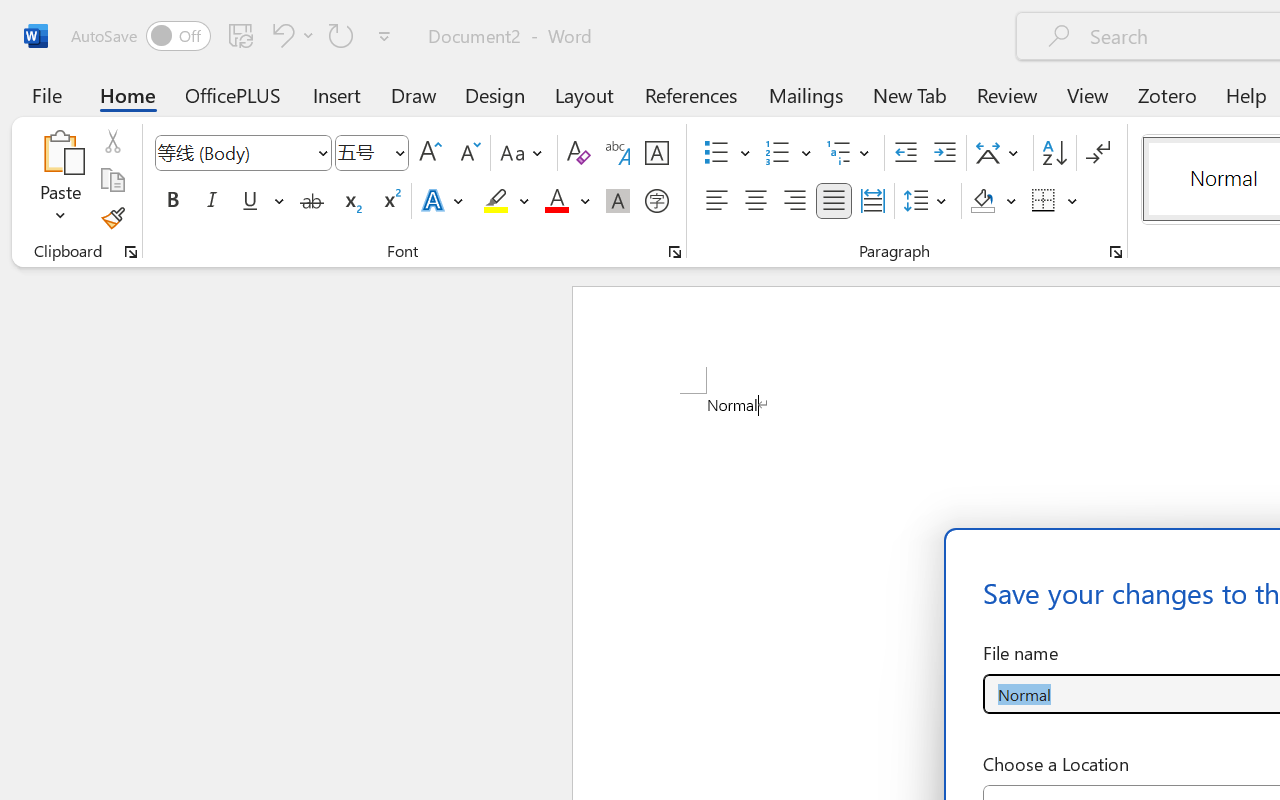 The width and height of the screenshot is (1280, 800). Describe the element at coordinates (806, 94) in the screenshot. I see `'Mailings'` at that location.